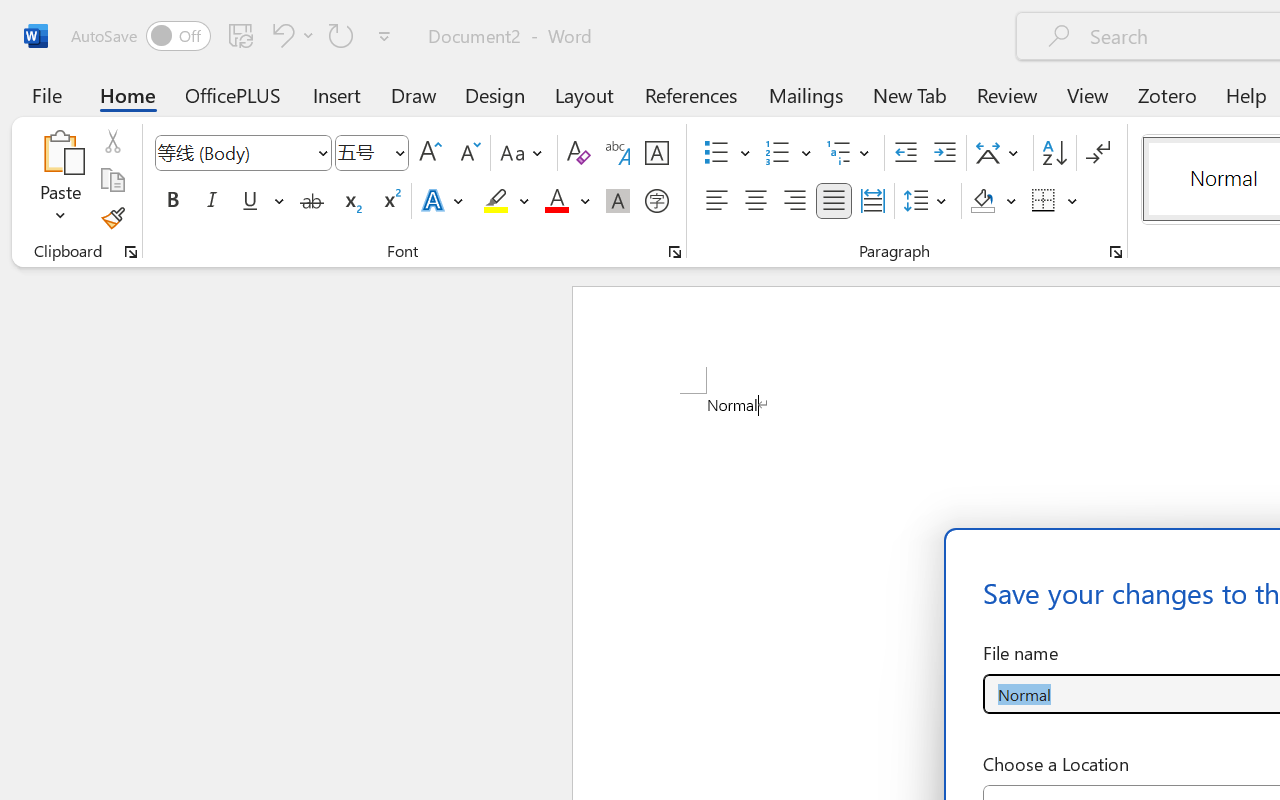 The width and height of the screenshot is (1280, 800). Describe the element at coordinates (806, 94) in the screenshot. I see `'Mailings'` at that location.